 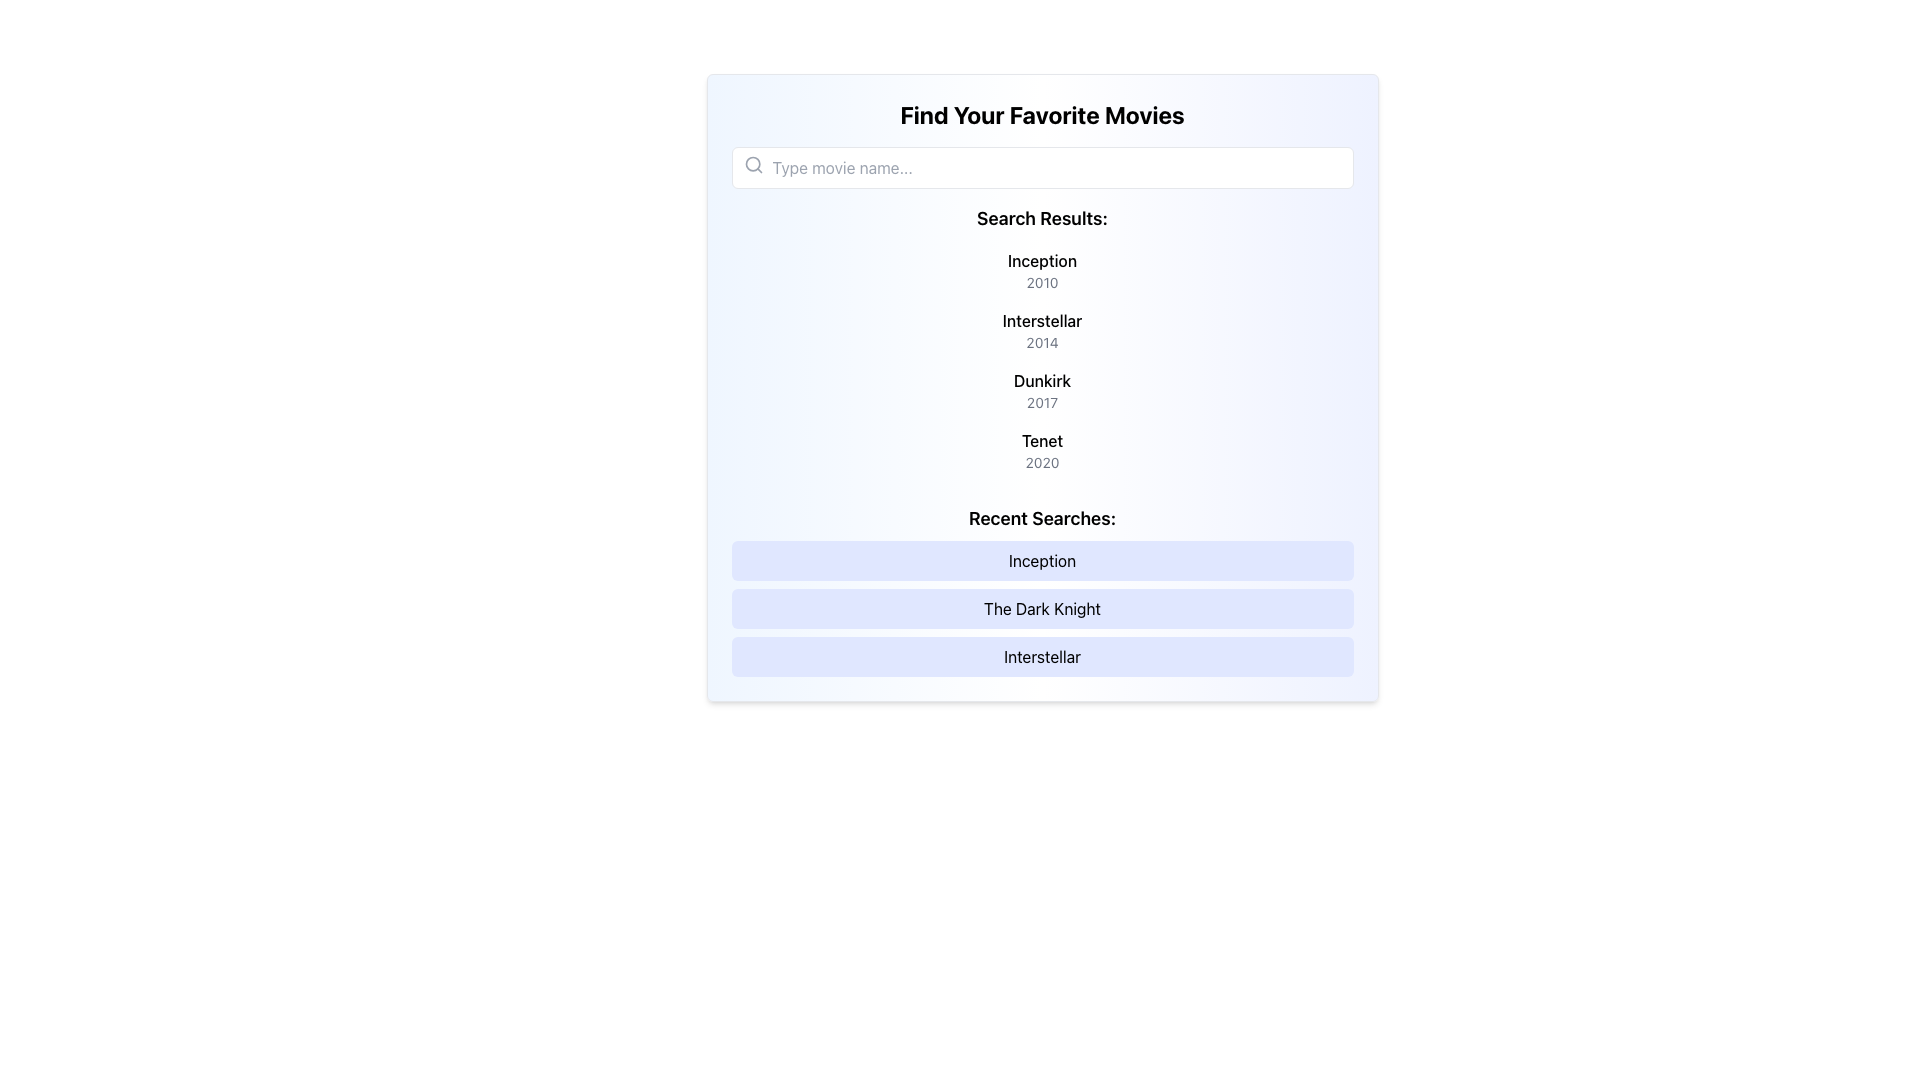 What do you see at coordinates (1041, 402) in the screenshot?
I see `the text label displaying the year '2017' located beneath the title 'Dunkirk' in the 'Search Results' section` at bounding box center [1041, 402].